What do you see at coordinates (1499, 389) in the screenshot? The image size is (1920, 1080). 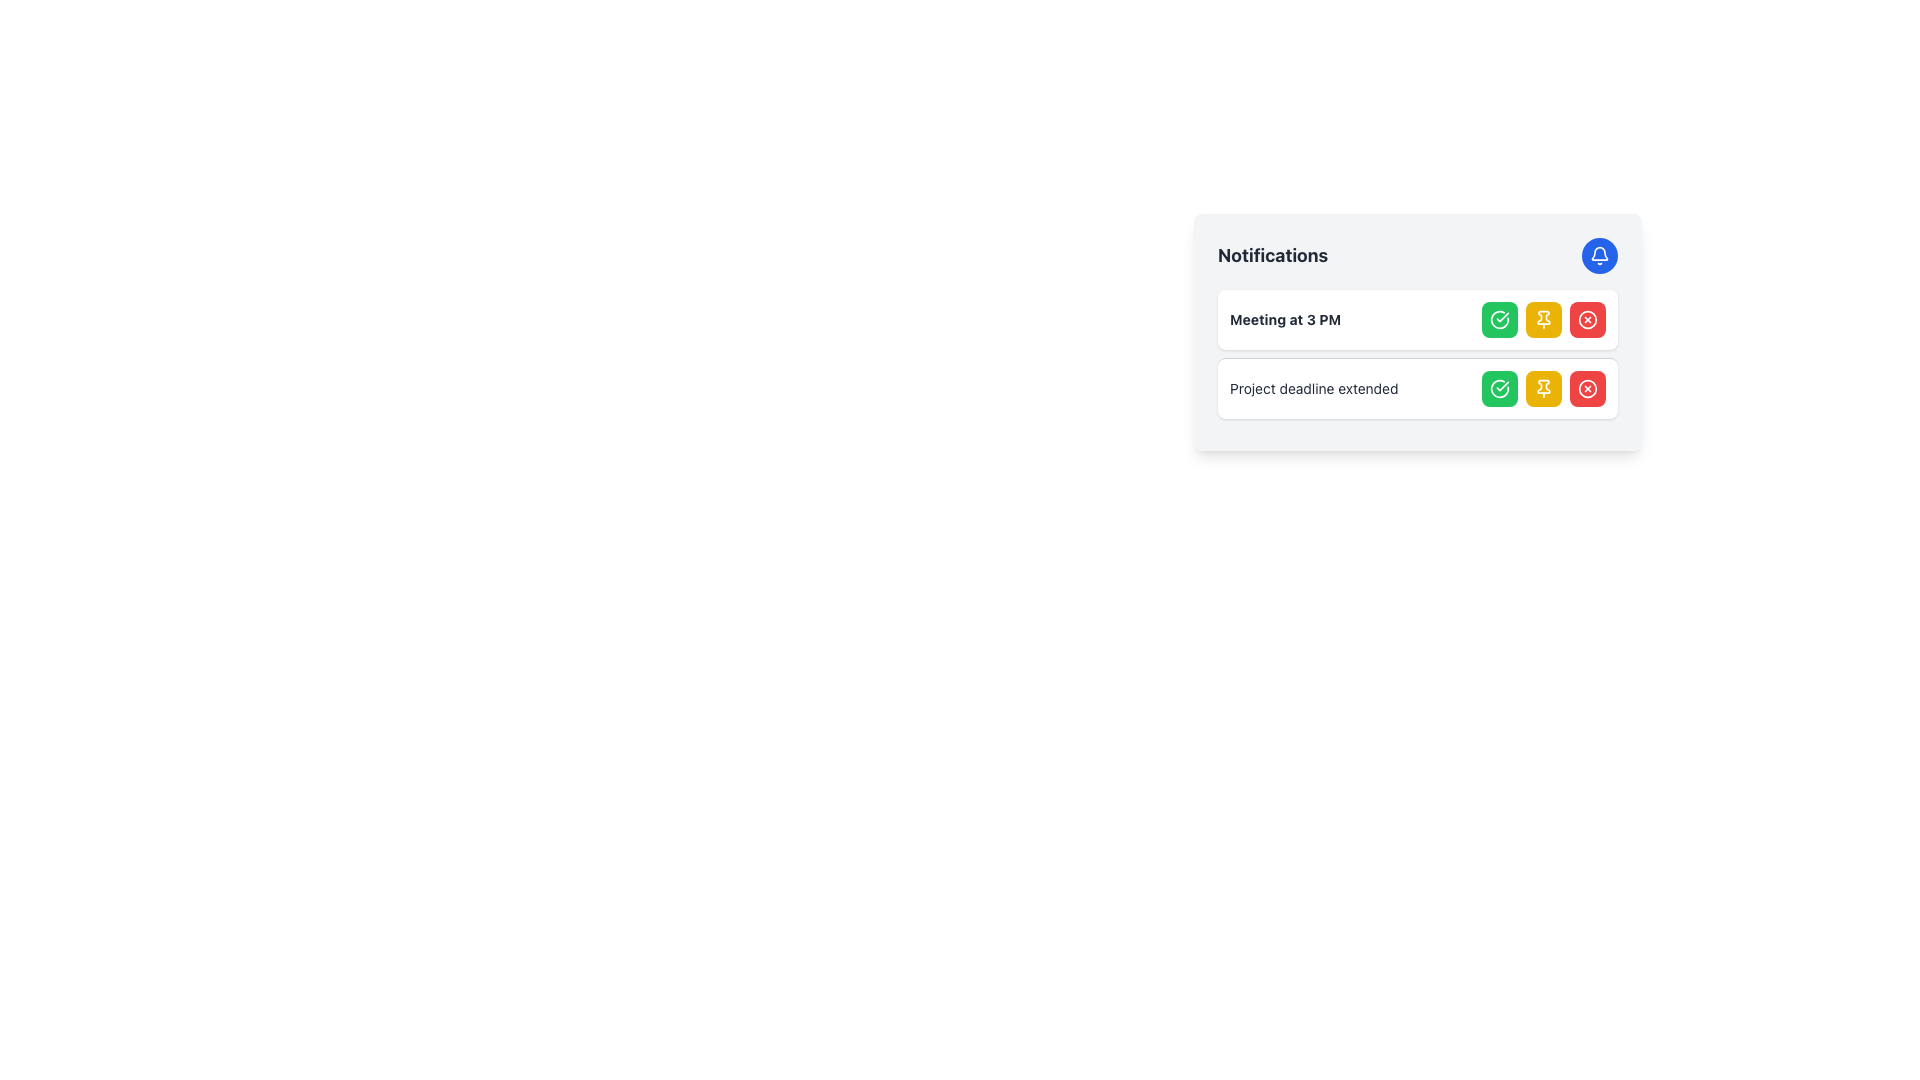 I see `the leftmost icon with a green background in the second notification row labeled 'Project deadline extended', which serves as a confirmation indicator` at bounding box center [1499, 389].